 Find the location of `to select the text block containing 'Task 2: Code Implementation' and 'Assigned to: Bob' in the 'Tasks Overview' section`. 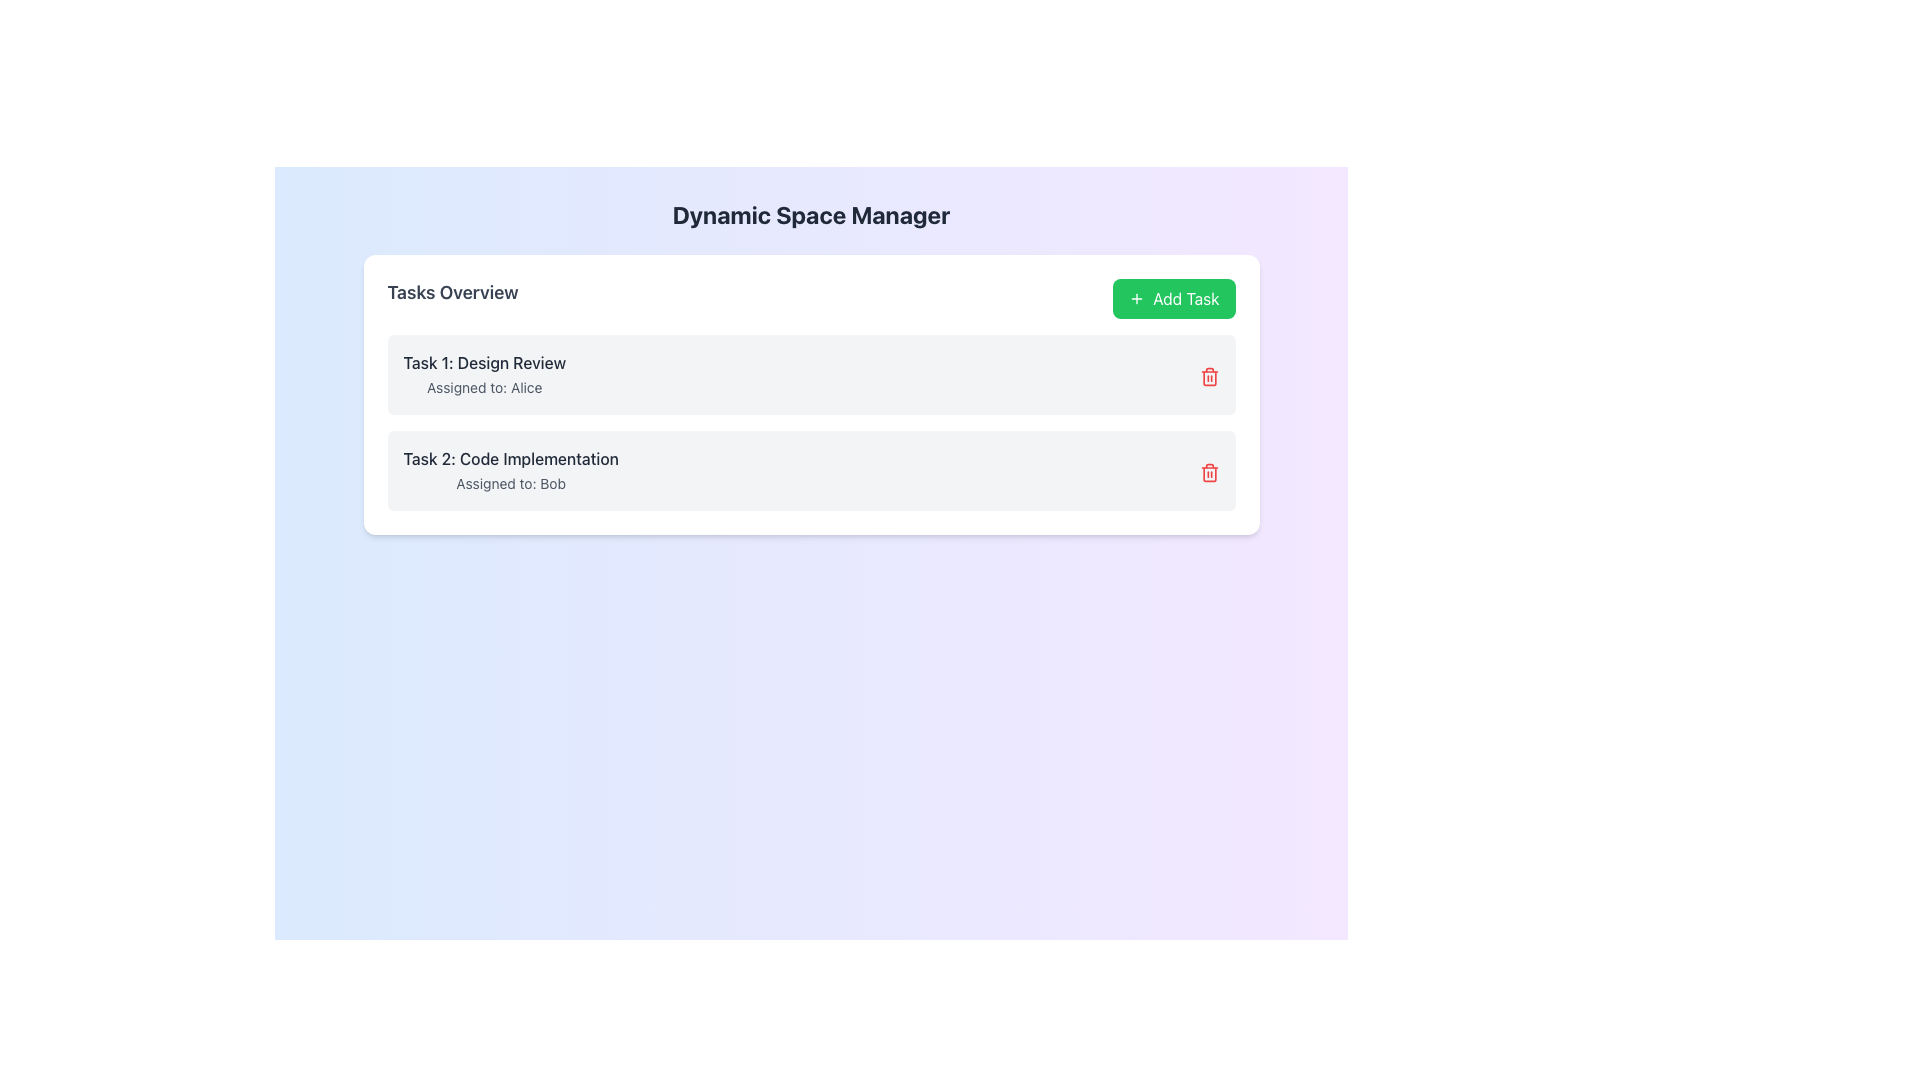

to select the text block containing 'Task 2: Code Implementation' and 'Assigned to: Bob' in the 'Tasks Overview' section is located at coordinates (511, 470).